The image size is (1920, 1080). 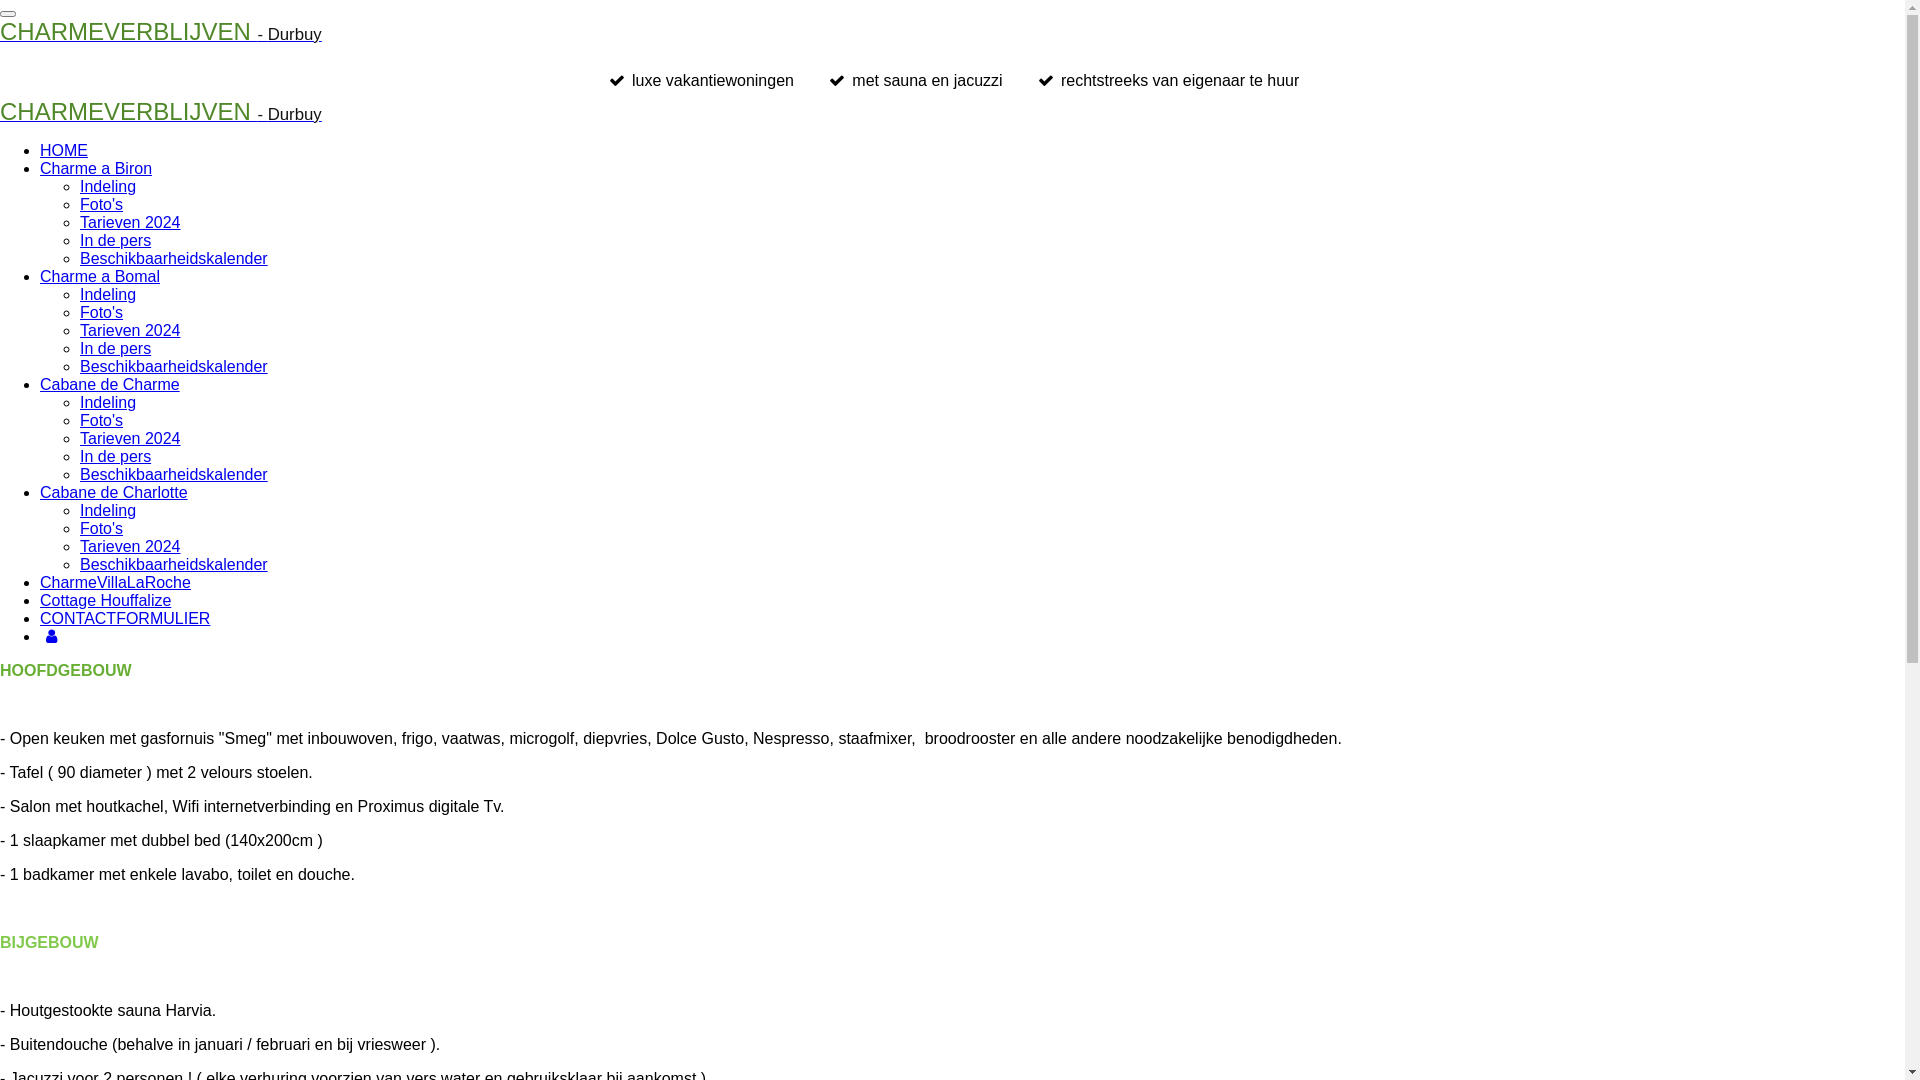 What do you see at coordinates (114, 582) in the screenshot?
I see `'CharmeVillaLaRoche'` at bounding box center [114, 582].